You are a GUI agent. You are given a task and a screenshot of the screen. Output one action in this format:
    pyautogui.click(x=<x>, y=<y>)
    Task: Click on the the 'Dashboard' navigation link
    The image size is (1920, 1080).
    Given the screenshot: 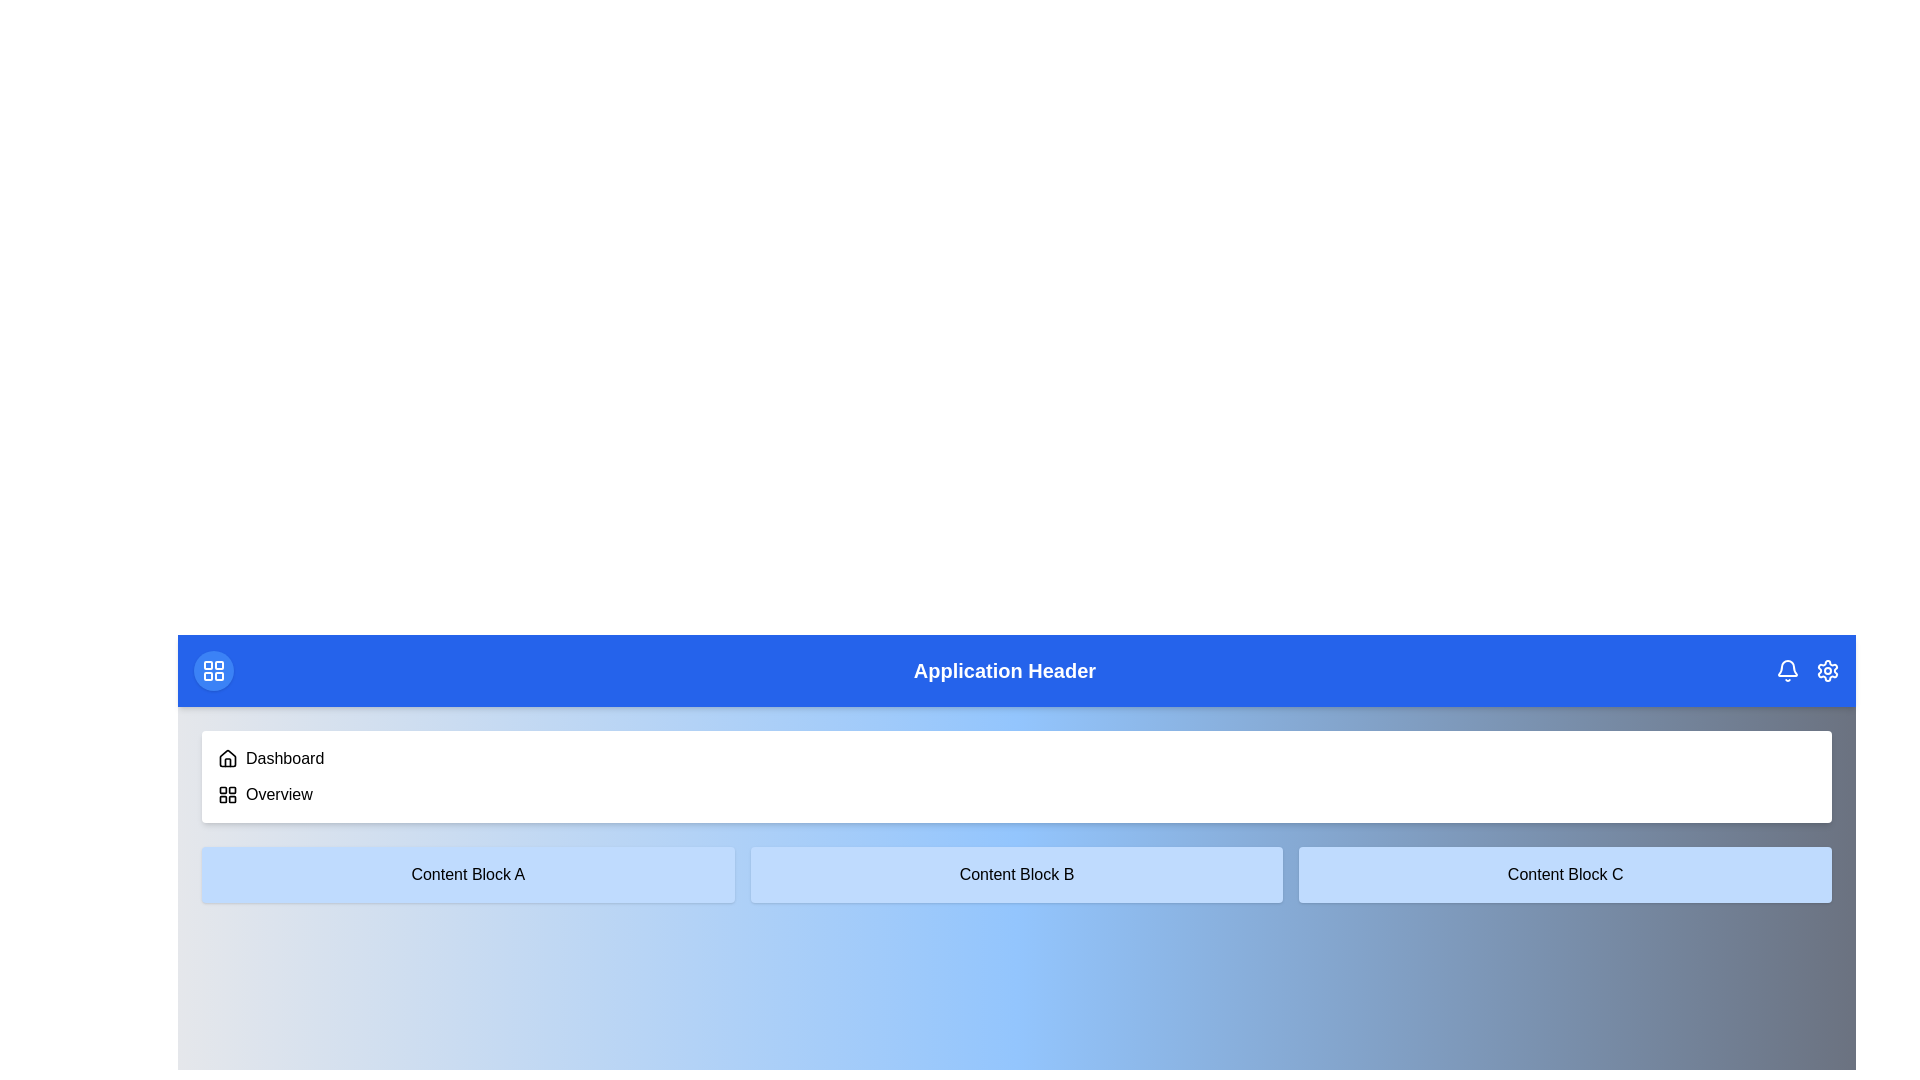 What is the action you would take?
    pyautogui.click(x=283, y=759)
    